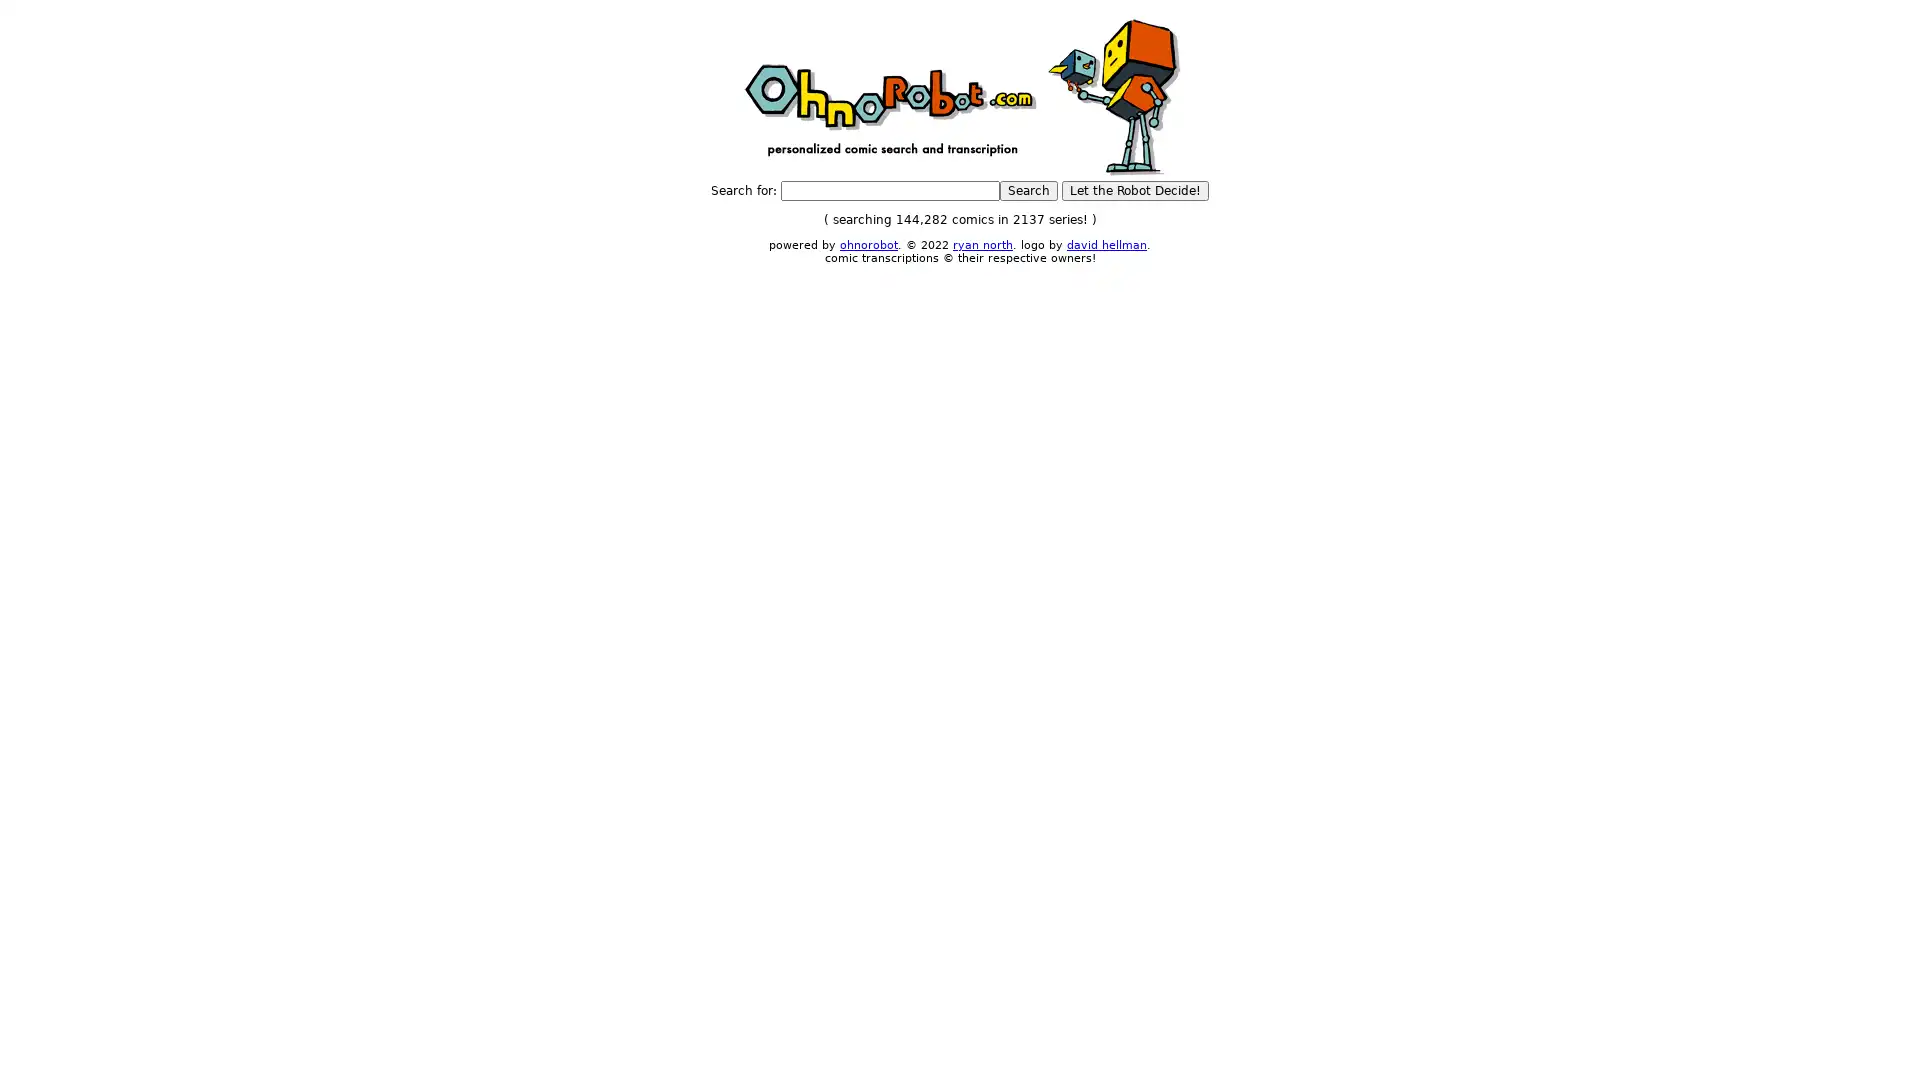 Image resolution: width=1920 pixels, height=1080 pixels. I want to click on Search, so click(1028, 191).